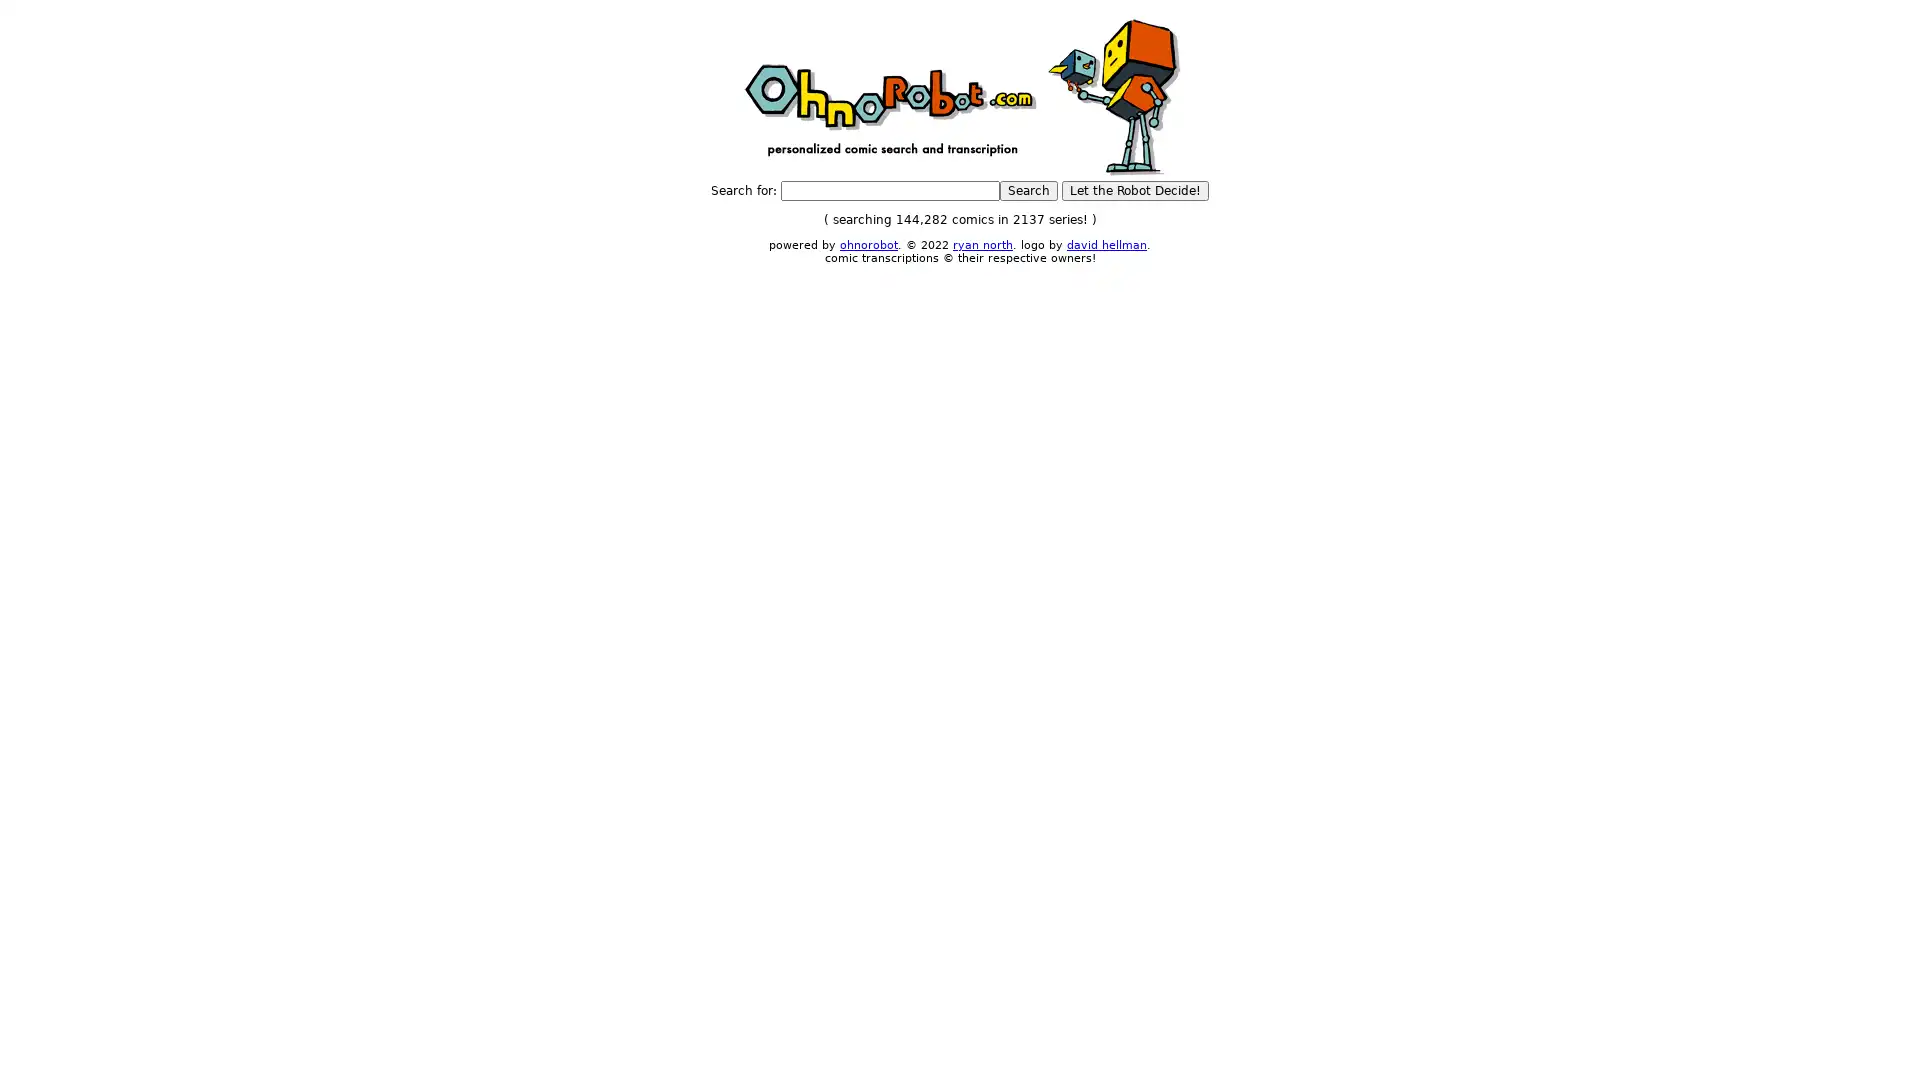 Image resolution: width=1920 pixels, height=1080 pixels. I want to click on Search, so click(1028, 191).